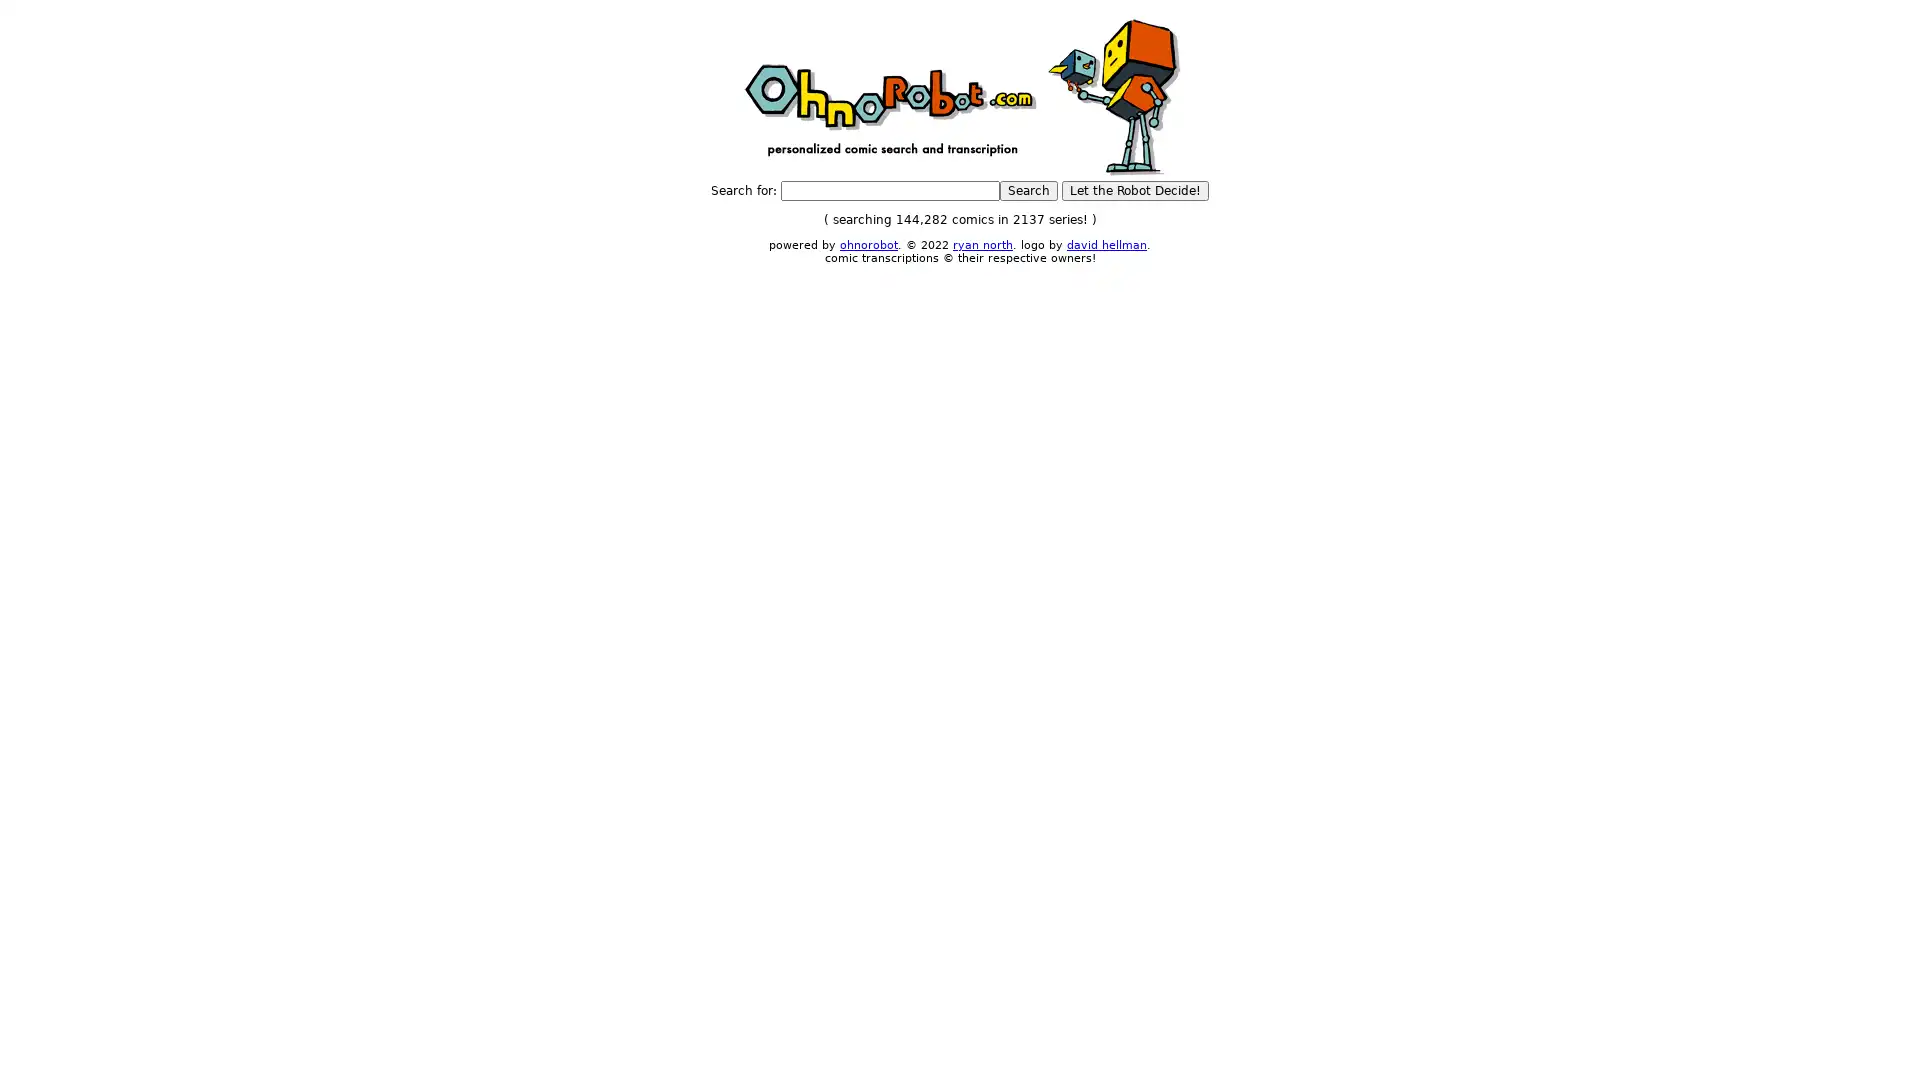 Image resolution: width=1920 pixels, height=1080 pixels. I want to click on Search, so click(1028, 191).